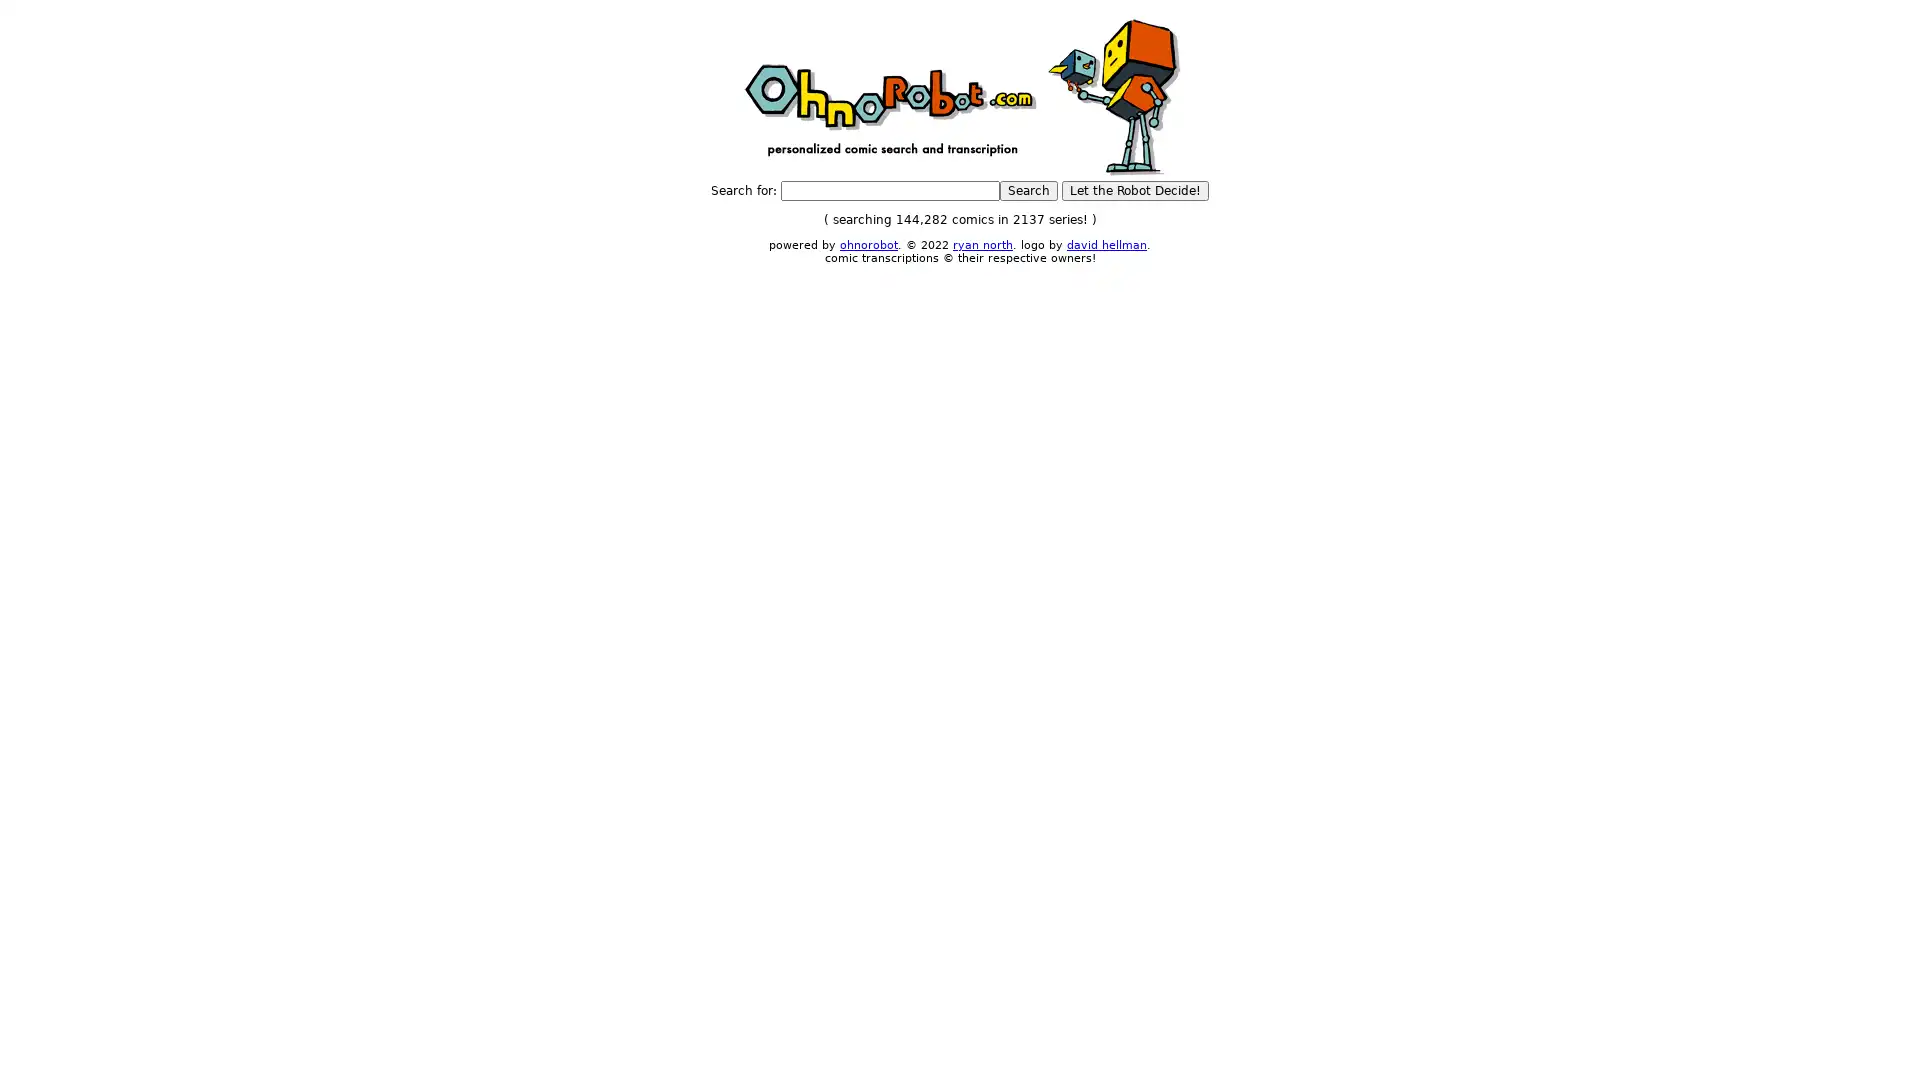 Image resolution: width=1920 pixels, height=1080 pixels. I want to click on Search, so click(1028, 191).